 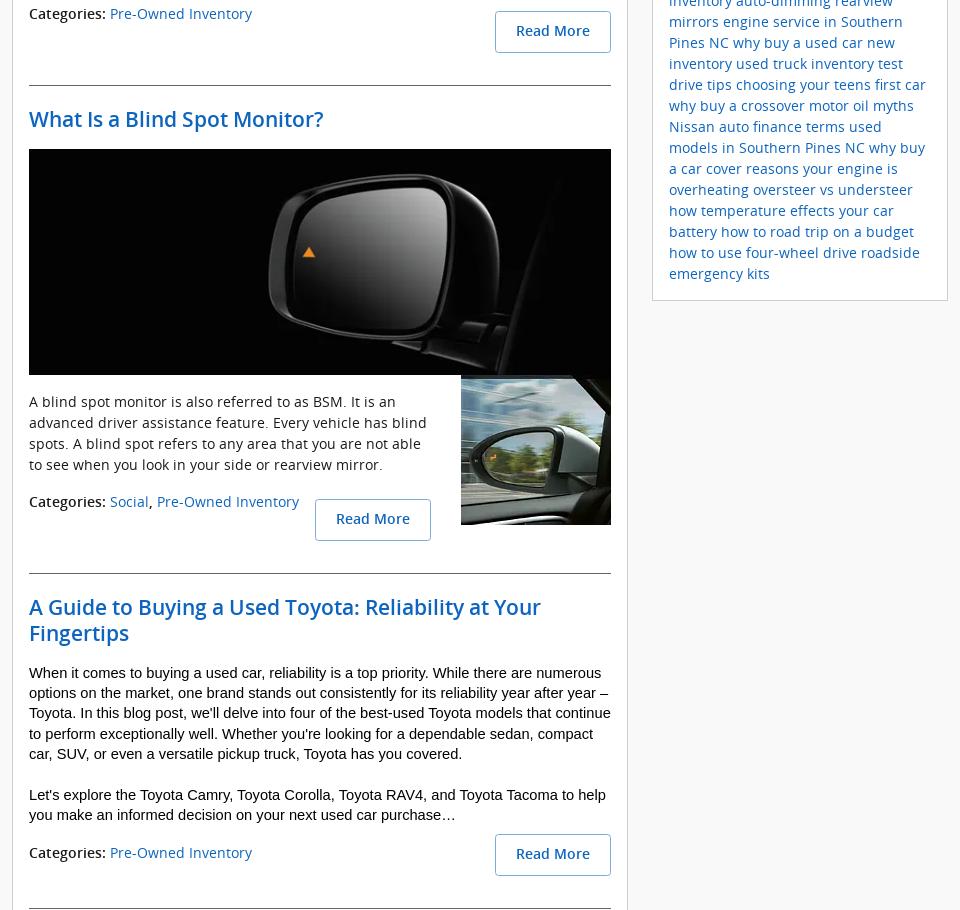 What do you see at coordinates (228, 431) in the screenshot?
I see `'A blind spot monitor is also referred to as BSM. It is an advanced driver assistance feature. Every vehicle has blind spots. A blind spot refers to any area that you are not able to see when you look in your side or rearview mirror.'` at bounding box center [228, 431].